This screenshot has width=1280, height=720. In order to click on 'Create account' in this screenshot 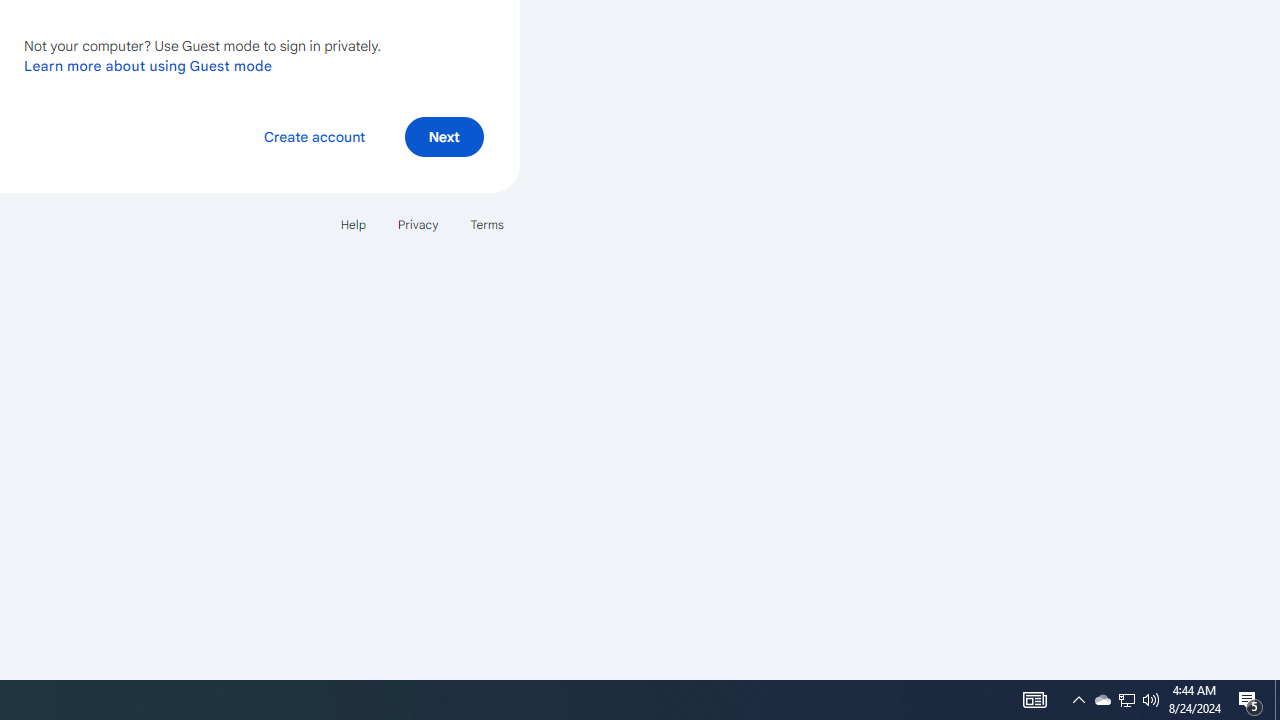, I will do `click(313, 135)`.